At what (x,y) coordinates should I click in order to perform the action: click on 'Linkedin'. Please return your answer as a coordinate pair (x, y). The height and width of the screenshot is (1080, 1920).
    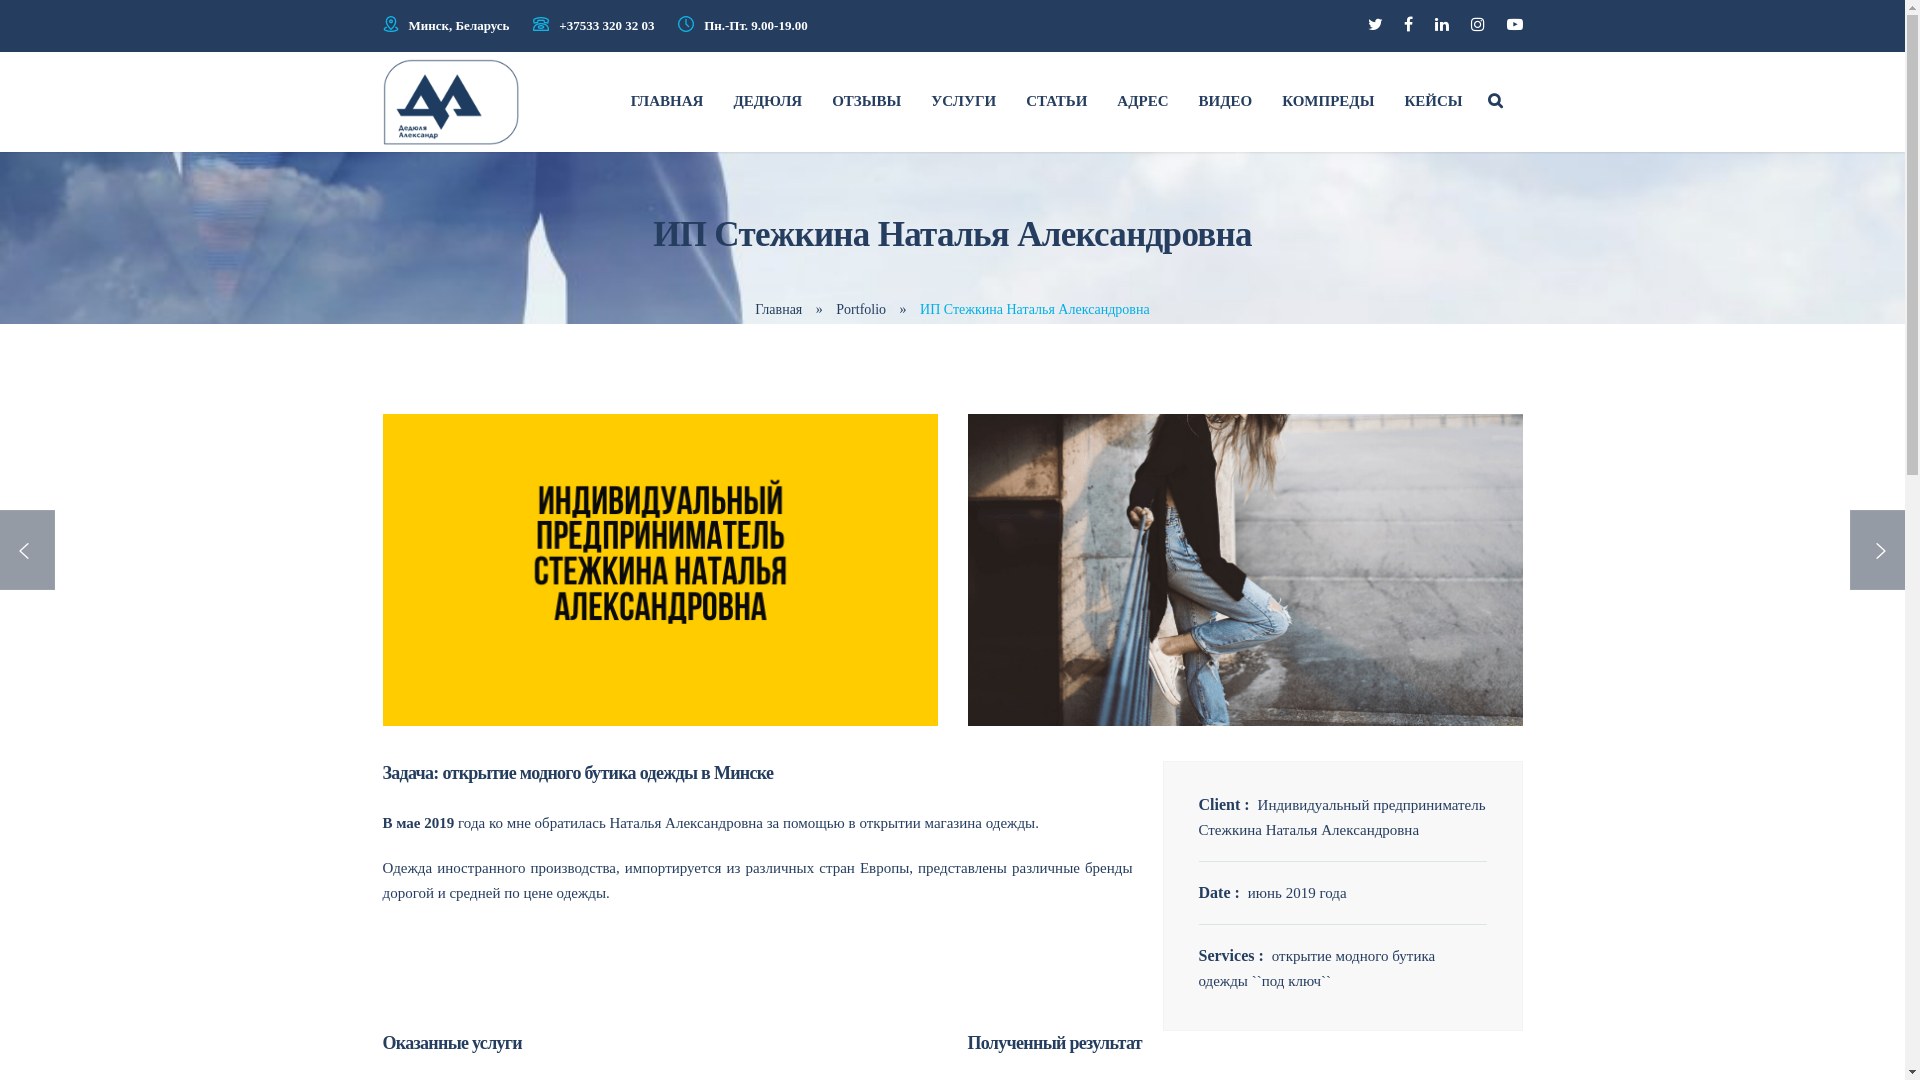
    Looking at the image, I should click on (1441, 24).